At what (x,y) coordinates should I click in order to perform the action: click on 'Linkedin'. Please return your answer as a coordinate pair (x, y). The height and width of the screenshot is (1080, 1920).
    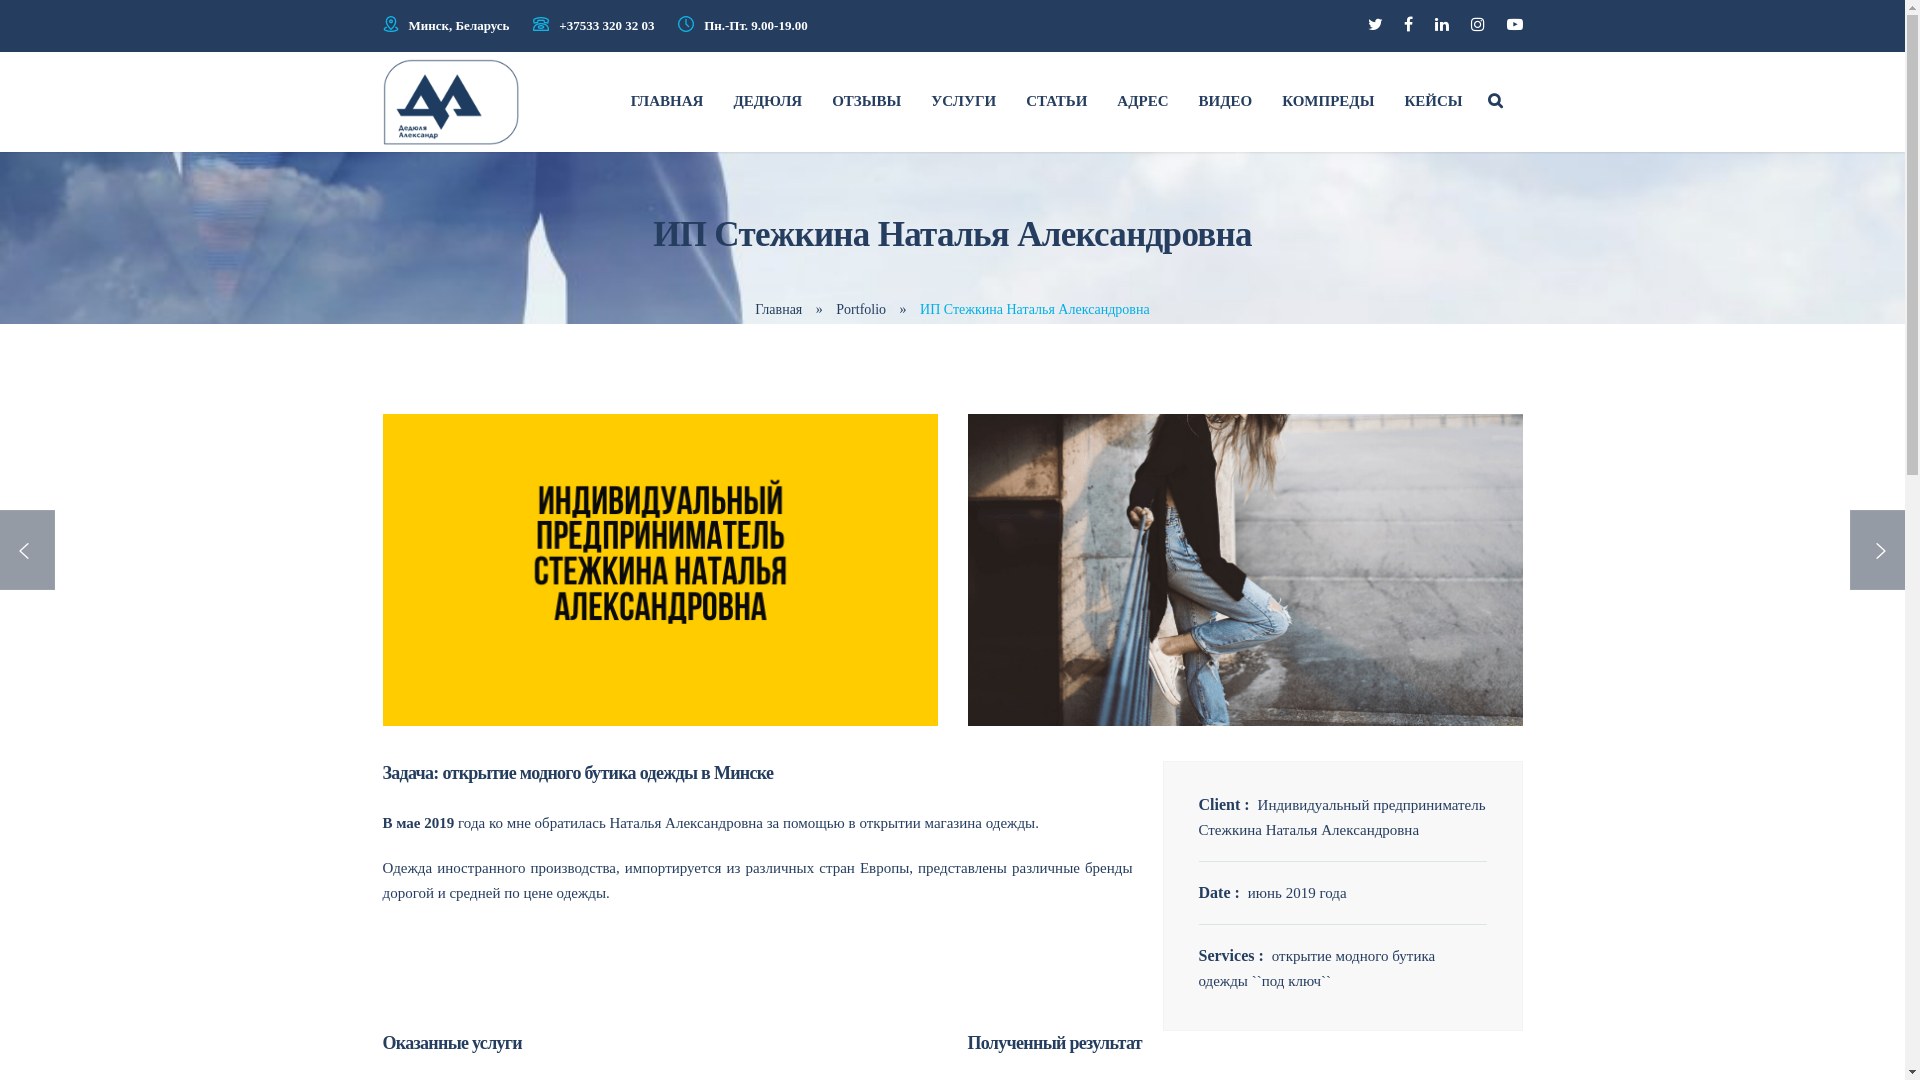
    Looking at the image, I should click on (1441, 24).